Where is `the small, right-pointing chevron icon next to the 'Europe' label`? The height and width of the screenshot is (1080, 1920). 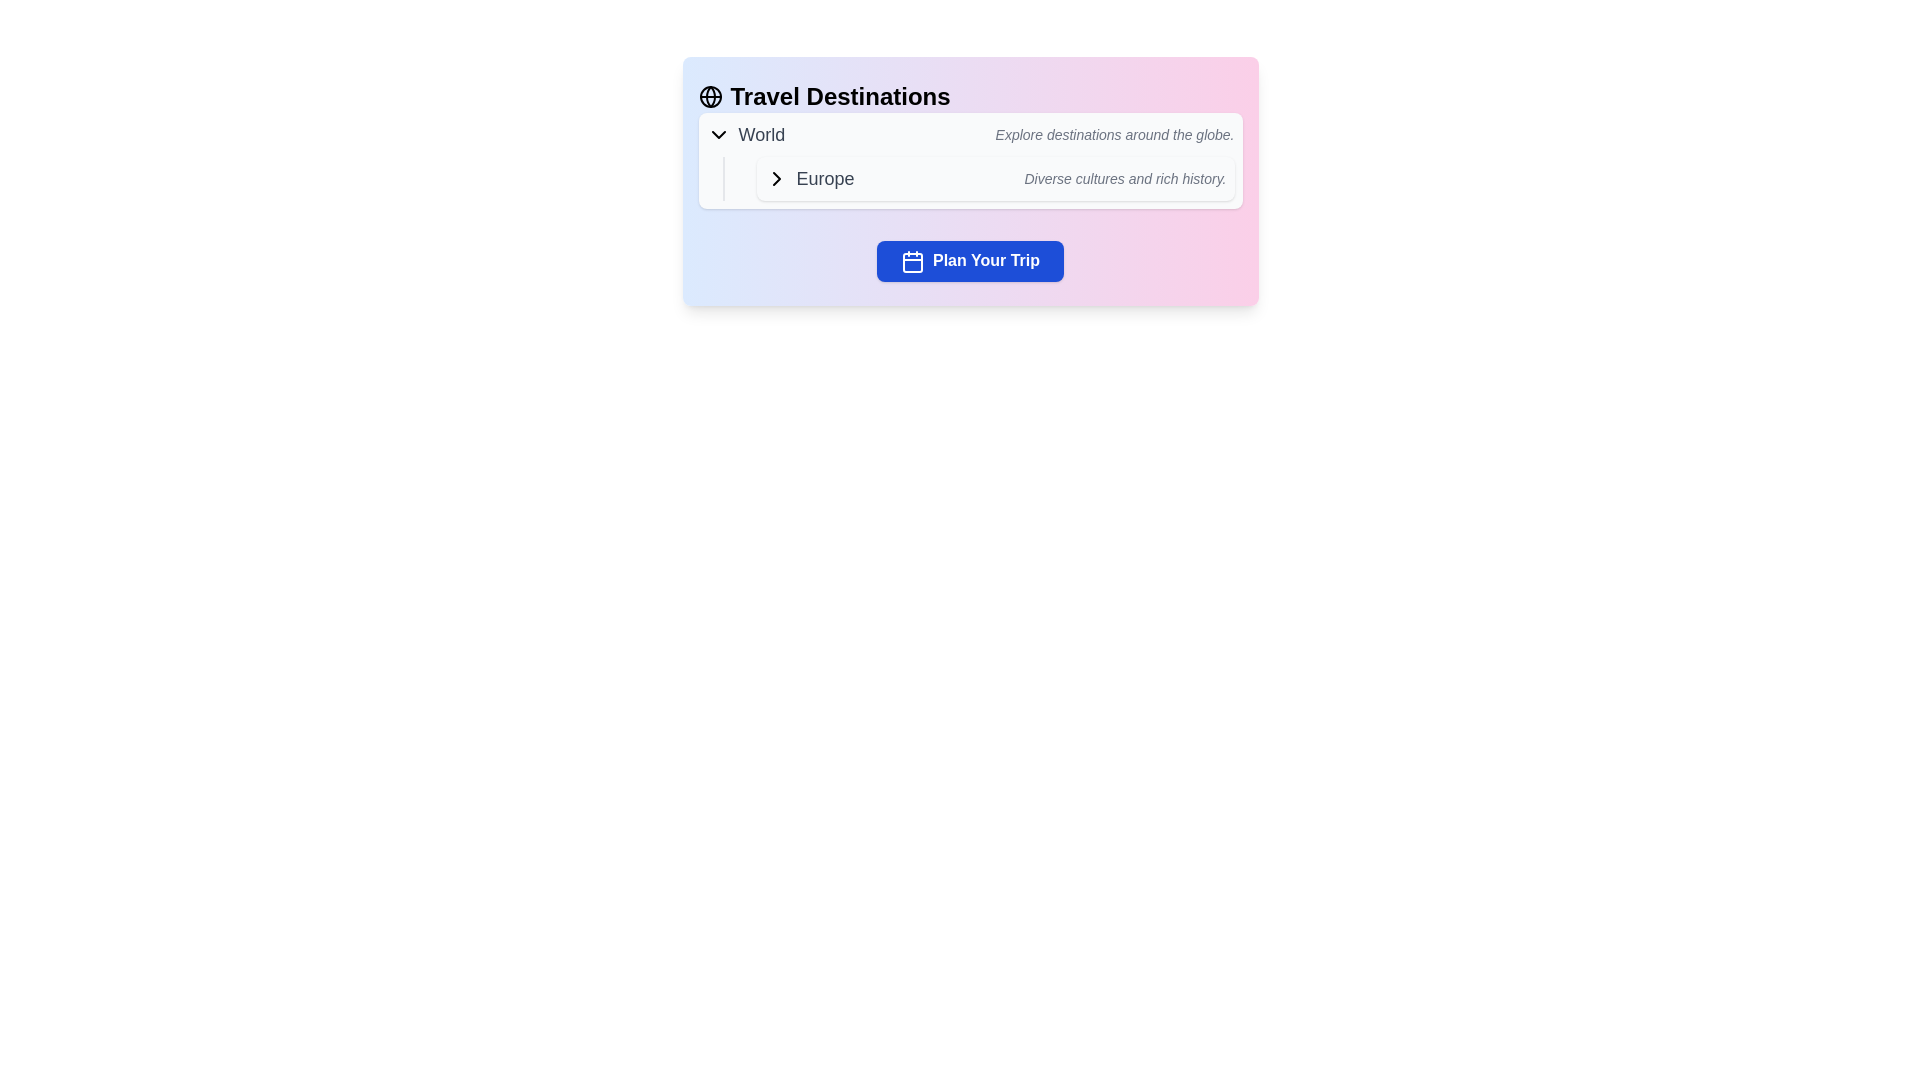
the small, right-pointing chevron icon next to the 'Europe' label is located at coordinates (775, 177).